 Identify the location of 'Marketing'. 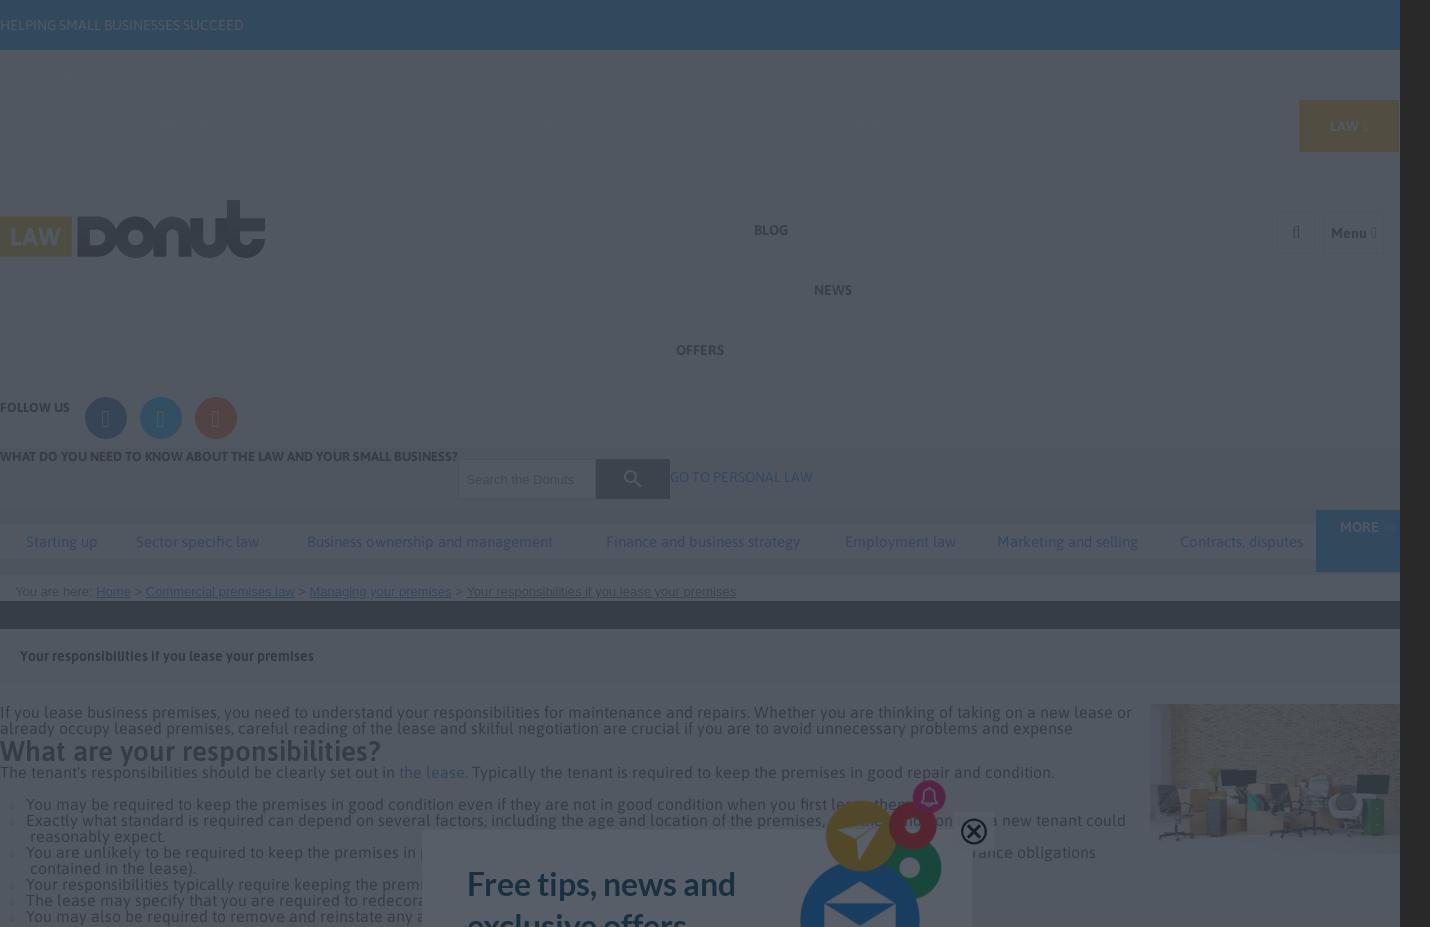
(526, 123).